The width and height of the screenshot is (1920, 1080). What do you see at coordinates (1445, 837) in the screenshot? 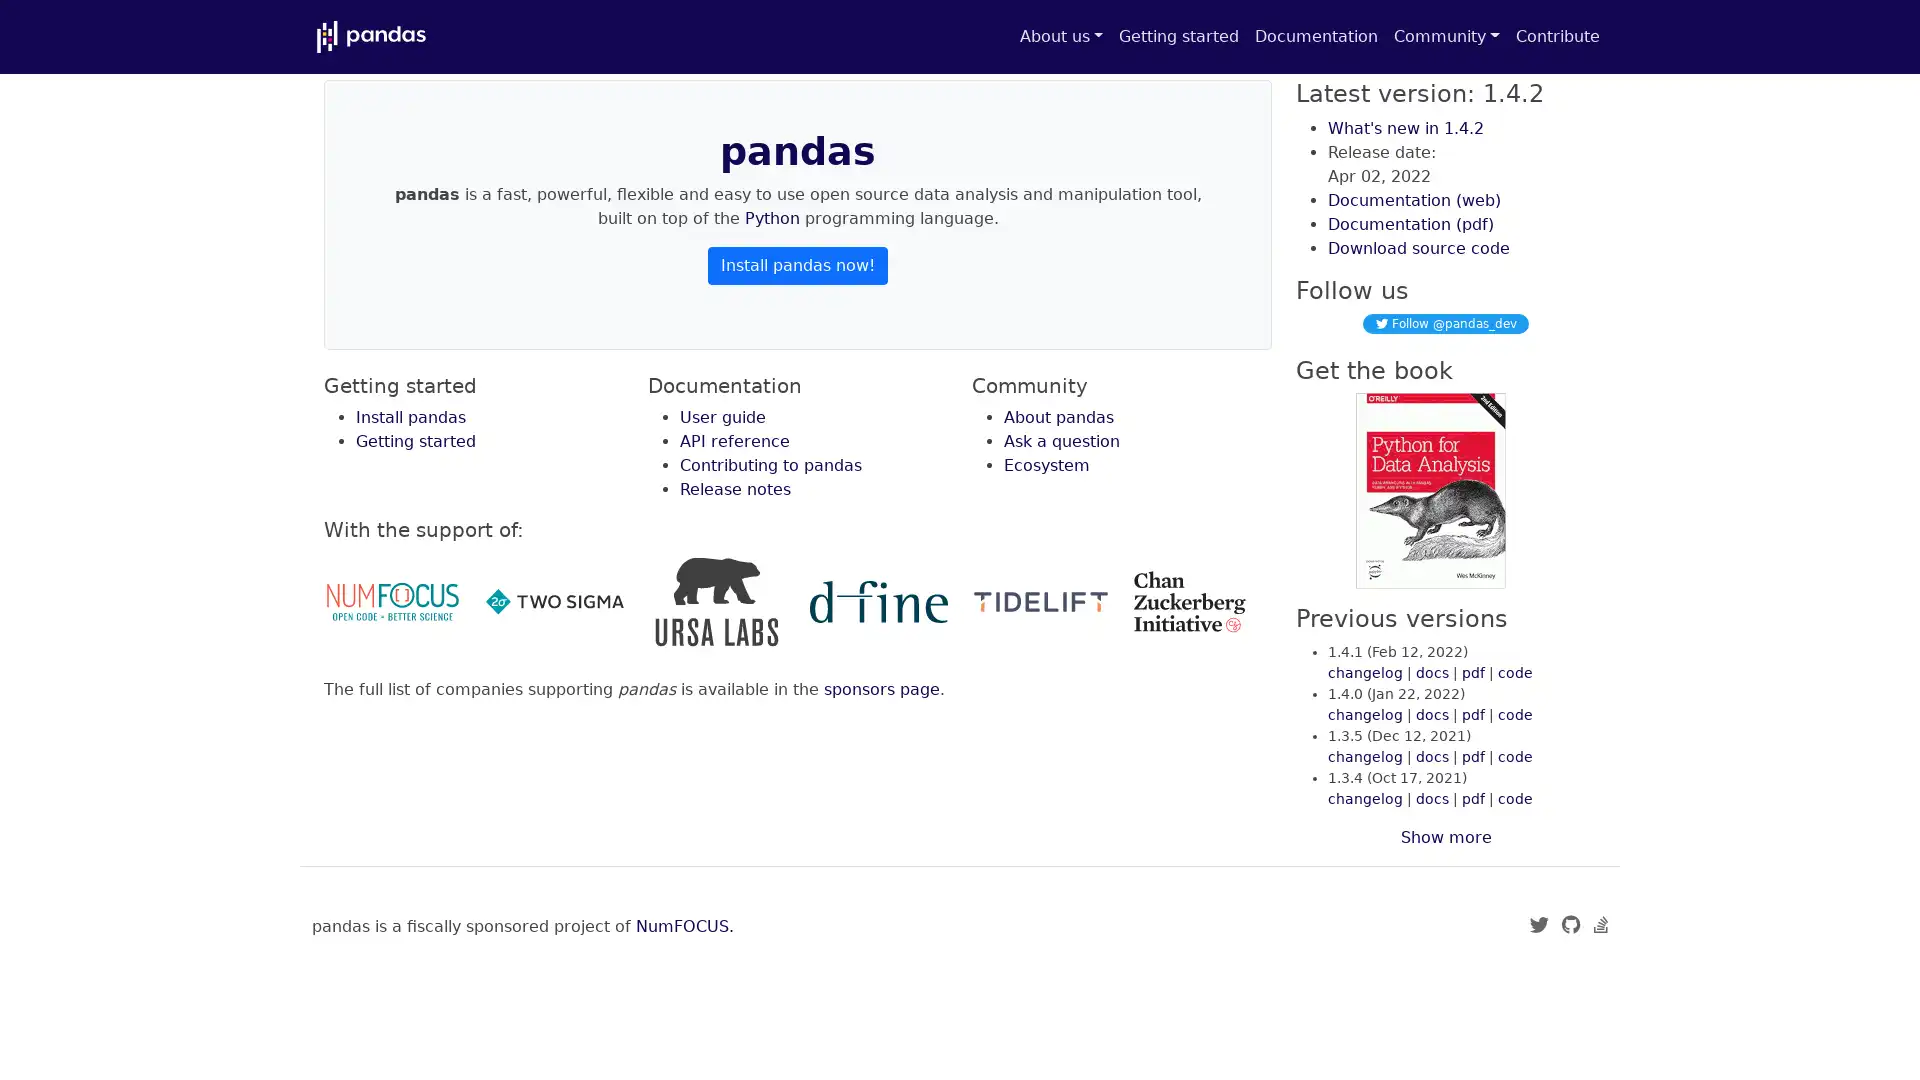
I see `Show more` at bounding box center [1445, 837].